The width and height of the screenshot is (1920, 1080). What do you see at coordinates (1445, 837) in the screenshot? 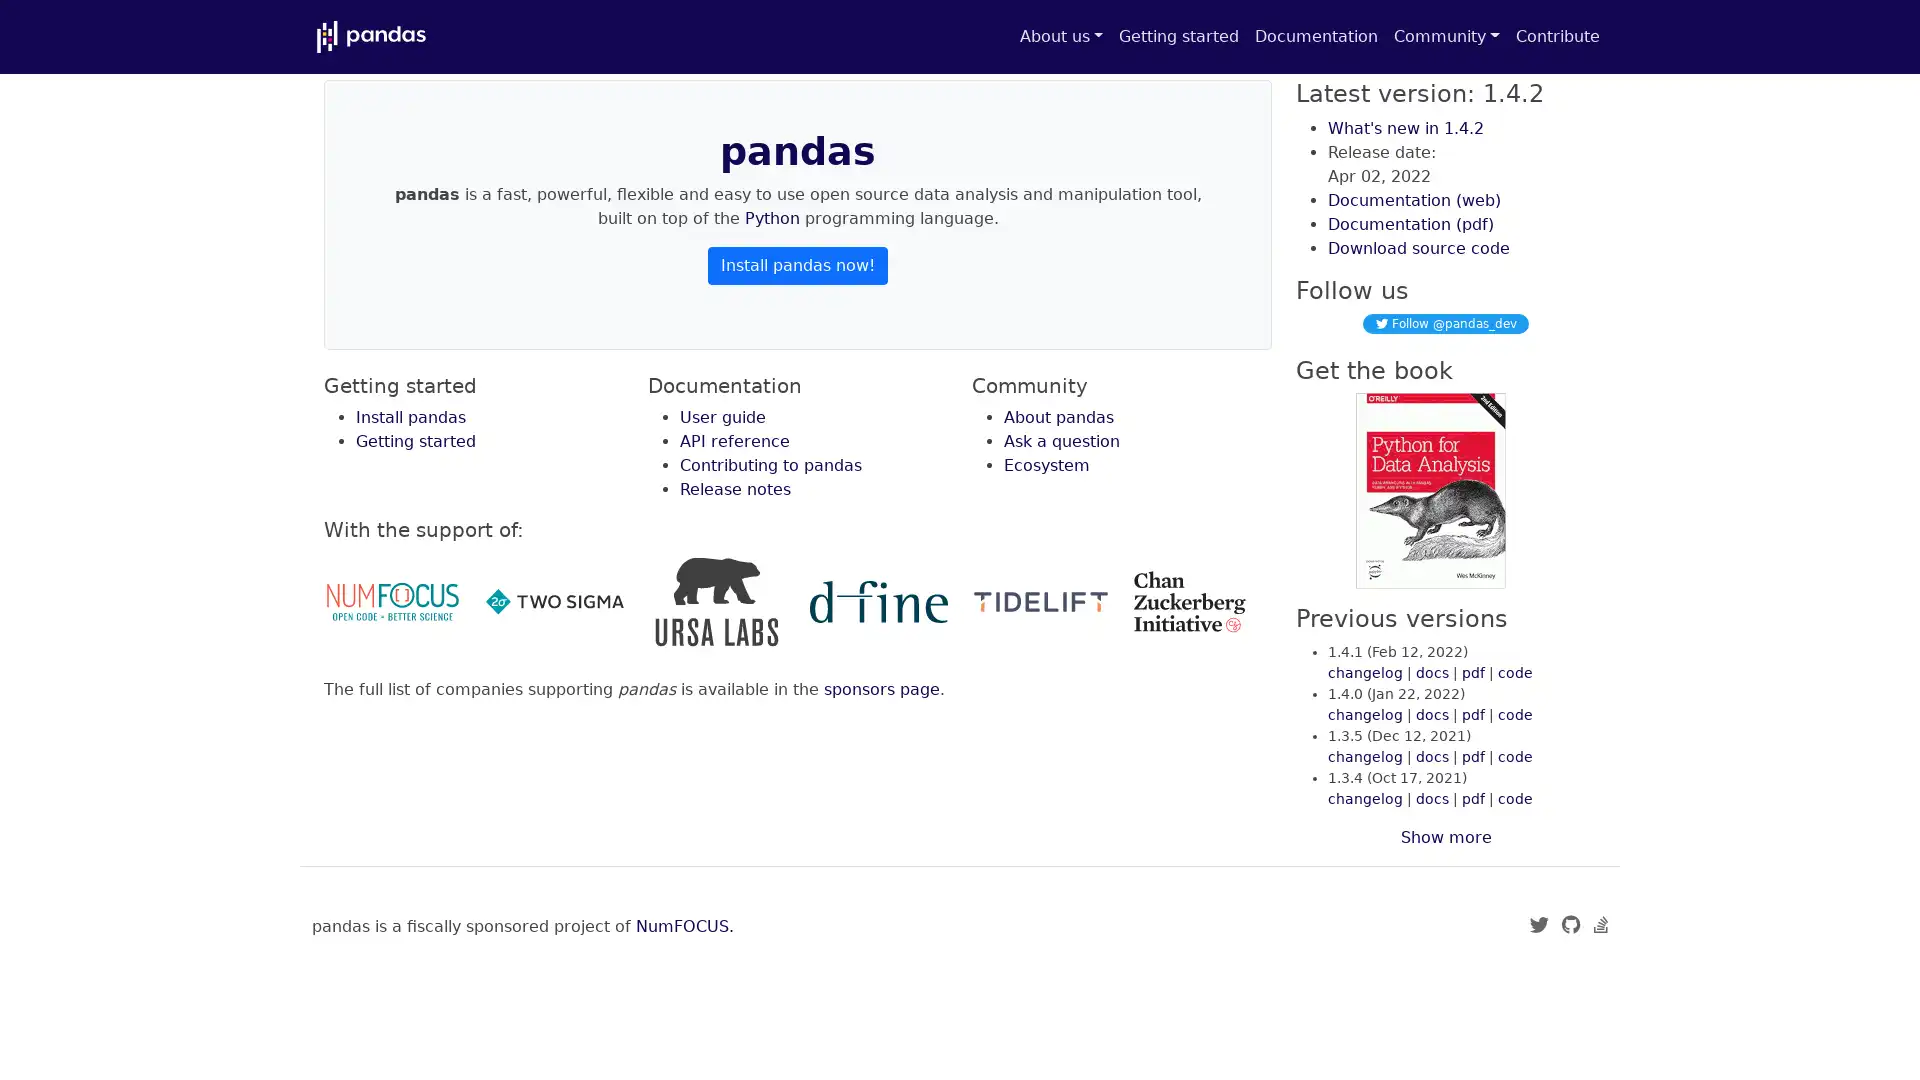
I see `Show more` at bounding box center [1445, 837].